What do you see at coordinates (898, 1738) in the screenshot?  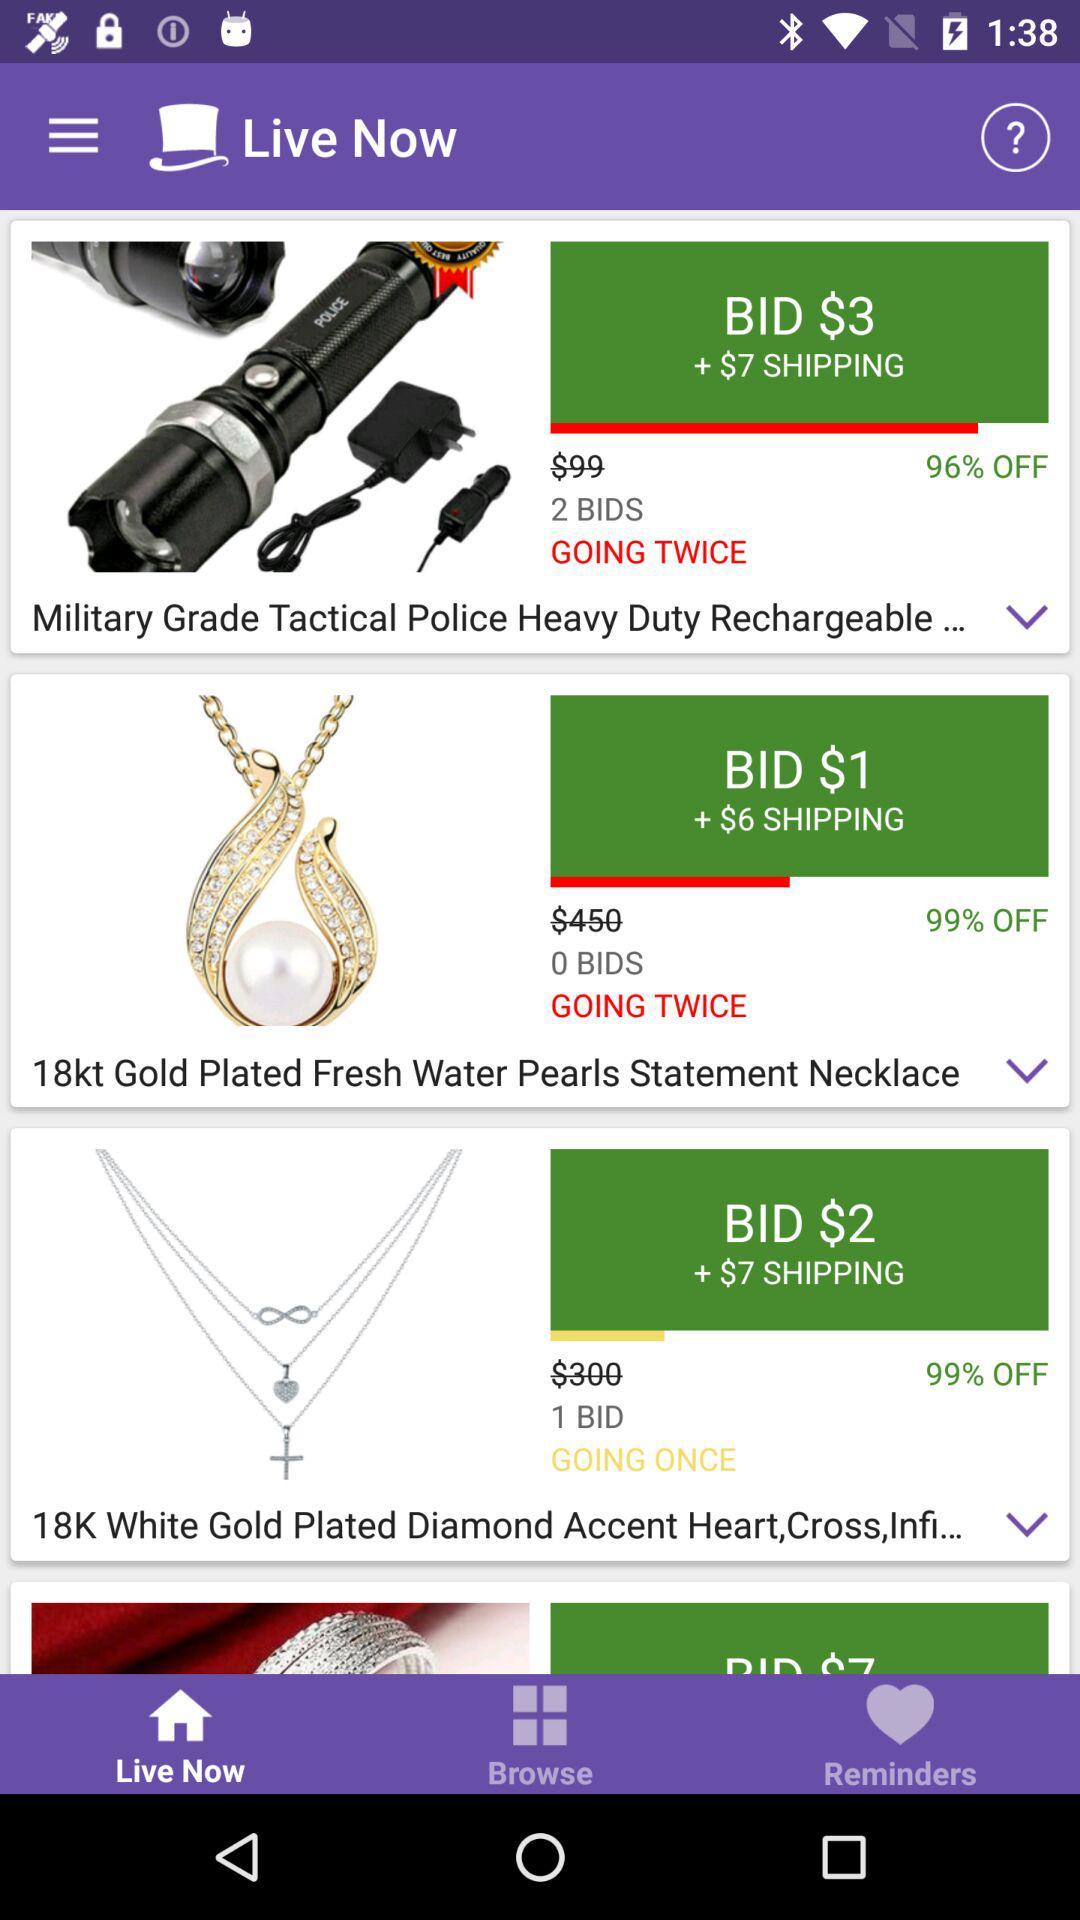 I see `item to the right of the browse item` at bounding box center [898, 1738].